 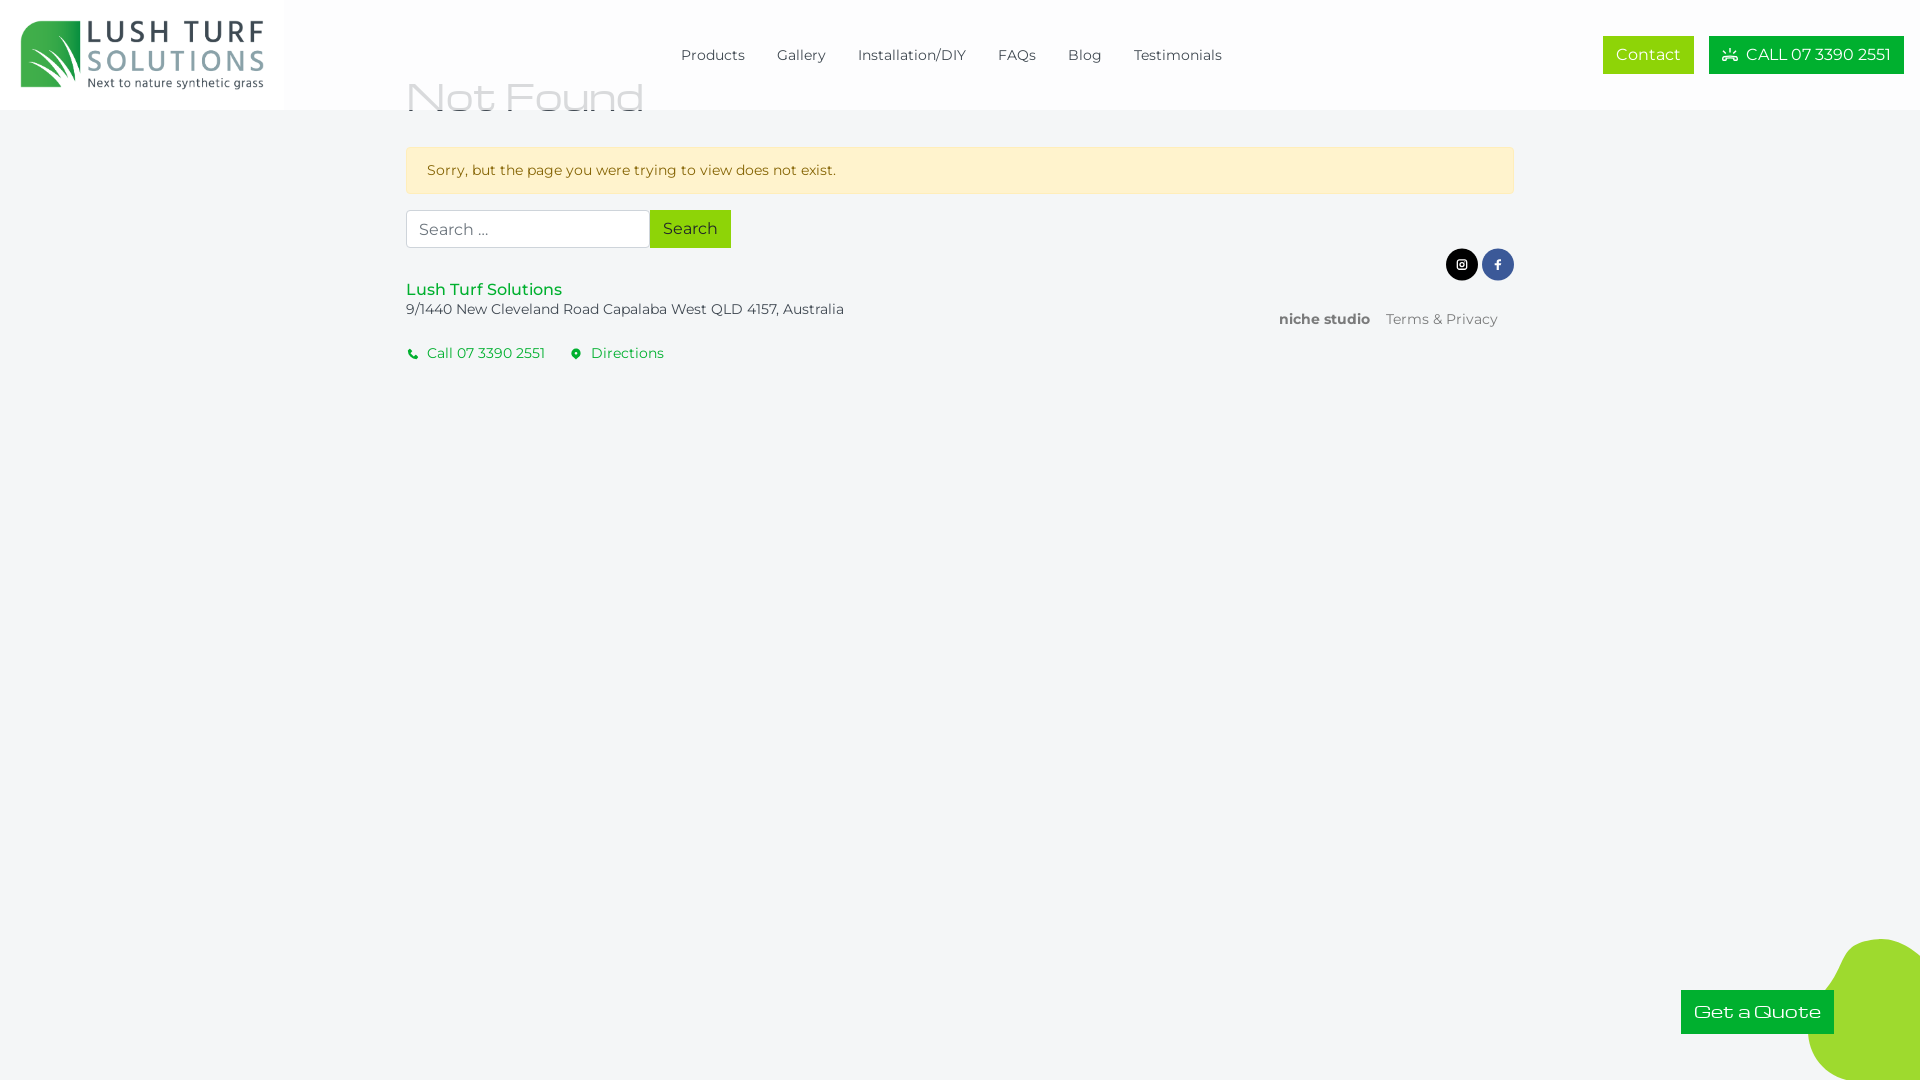 What do you see at coordinates (1083, 54) in the screenshot?
I see `'Blog'` at bounding box center [1083, 54].